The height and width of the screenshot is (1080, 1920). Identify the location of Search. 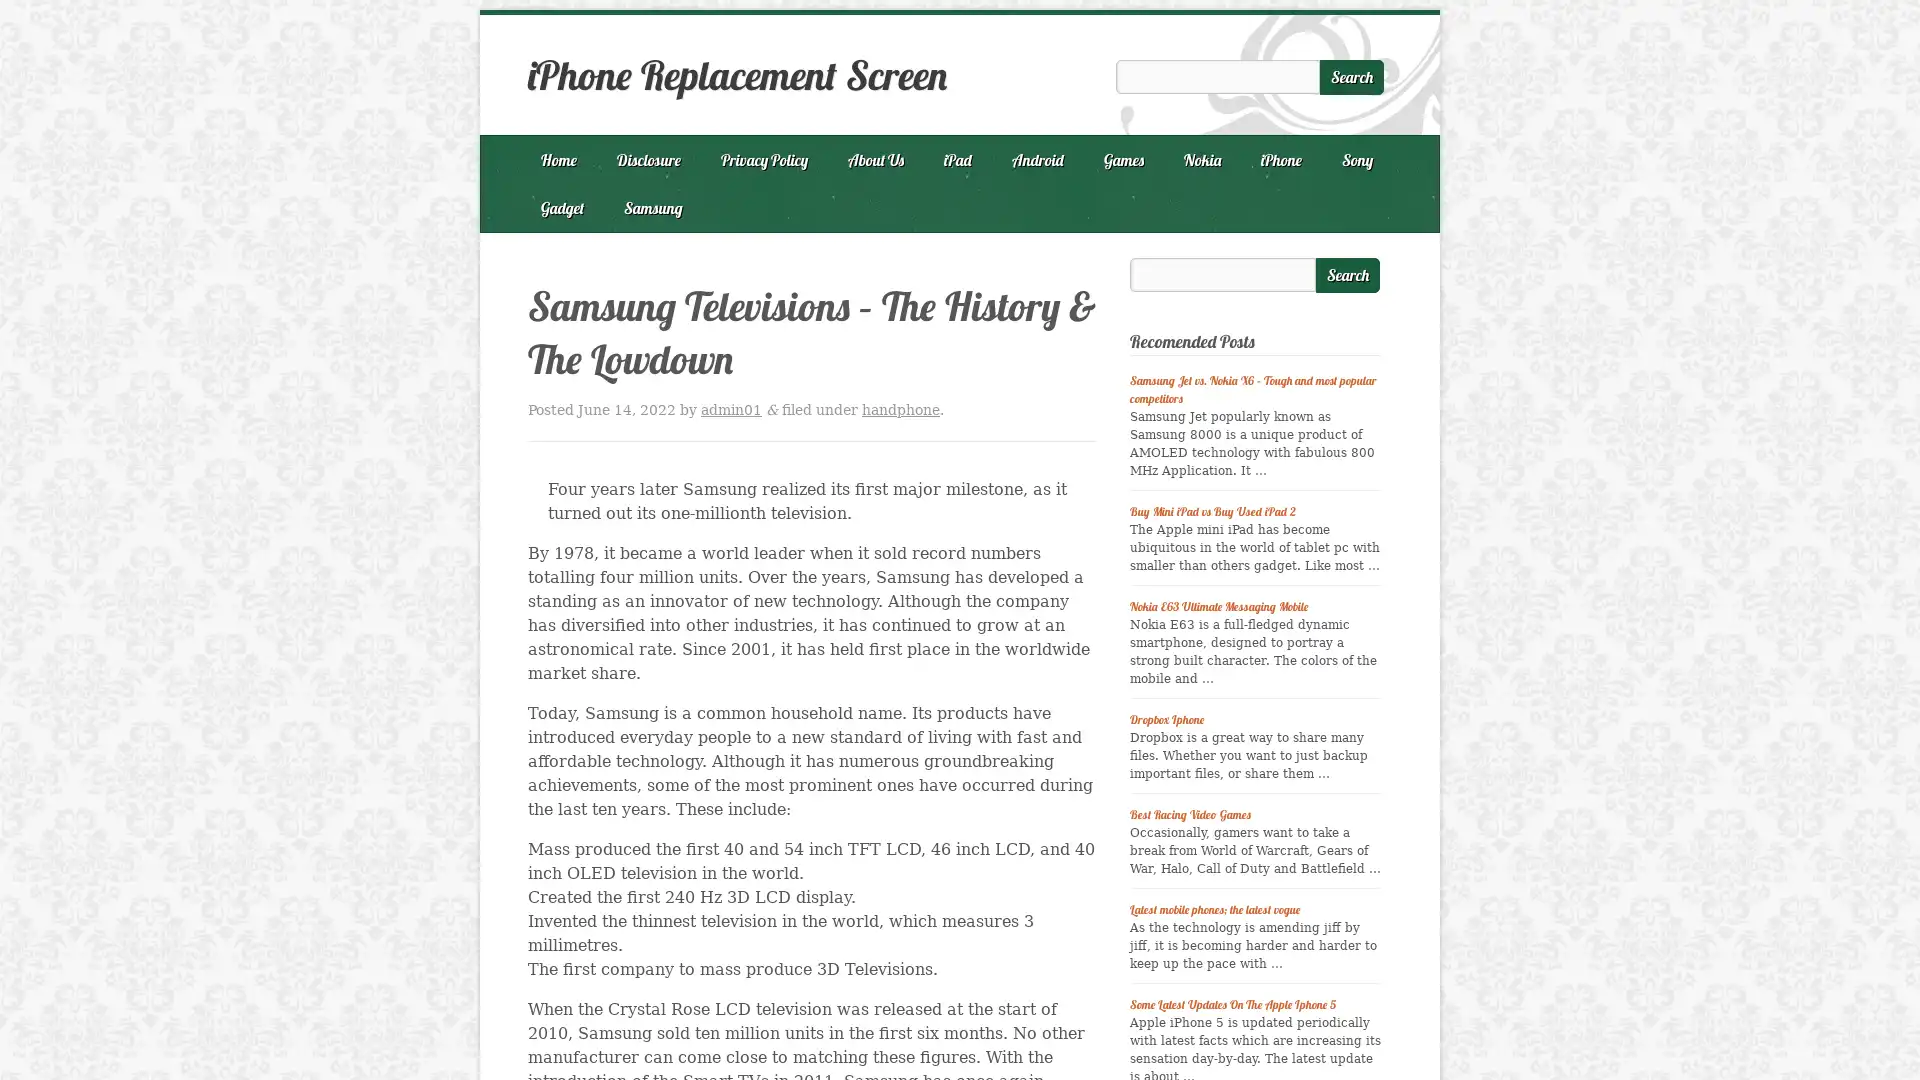
(1352, 76).